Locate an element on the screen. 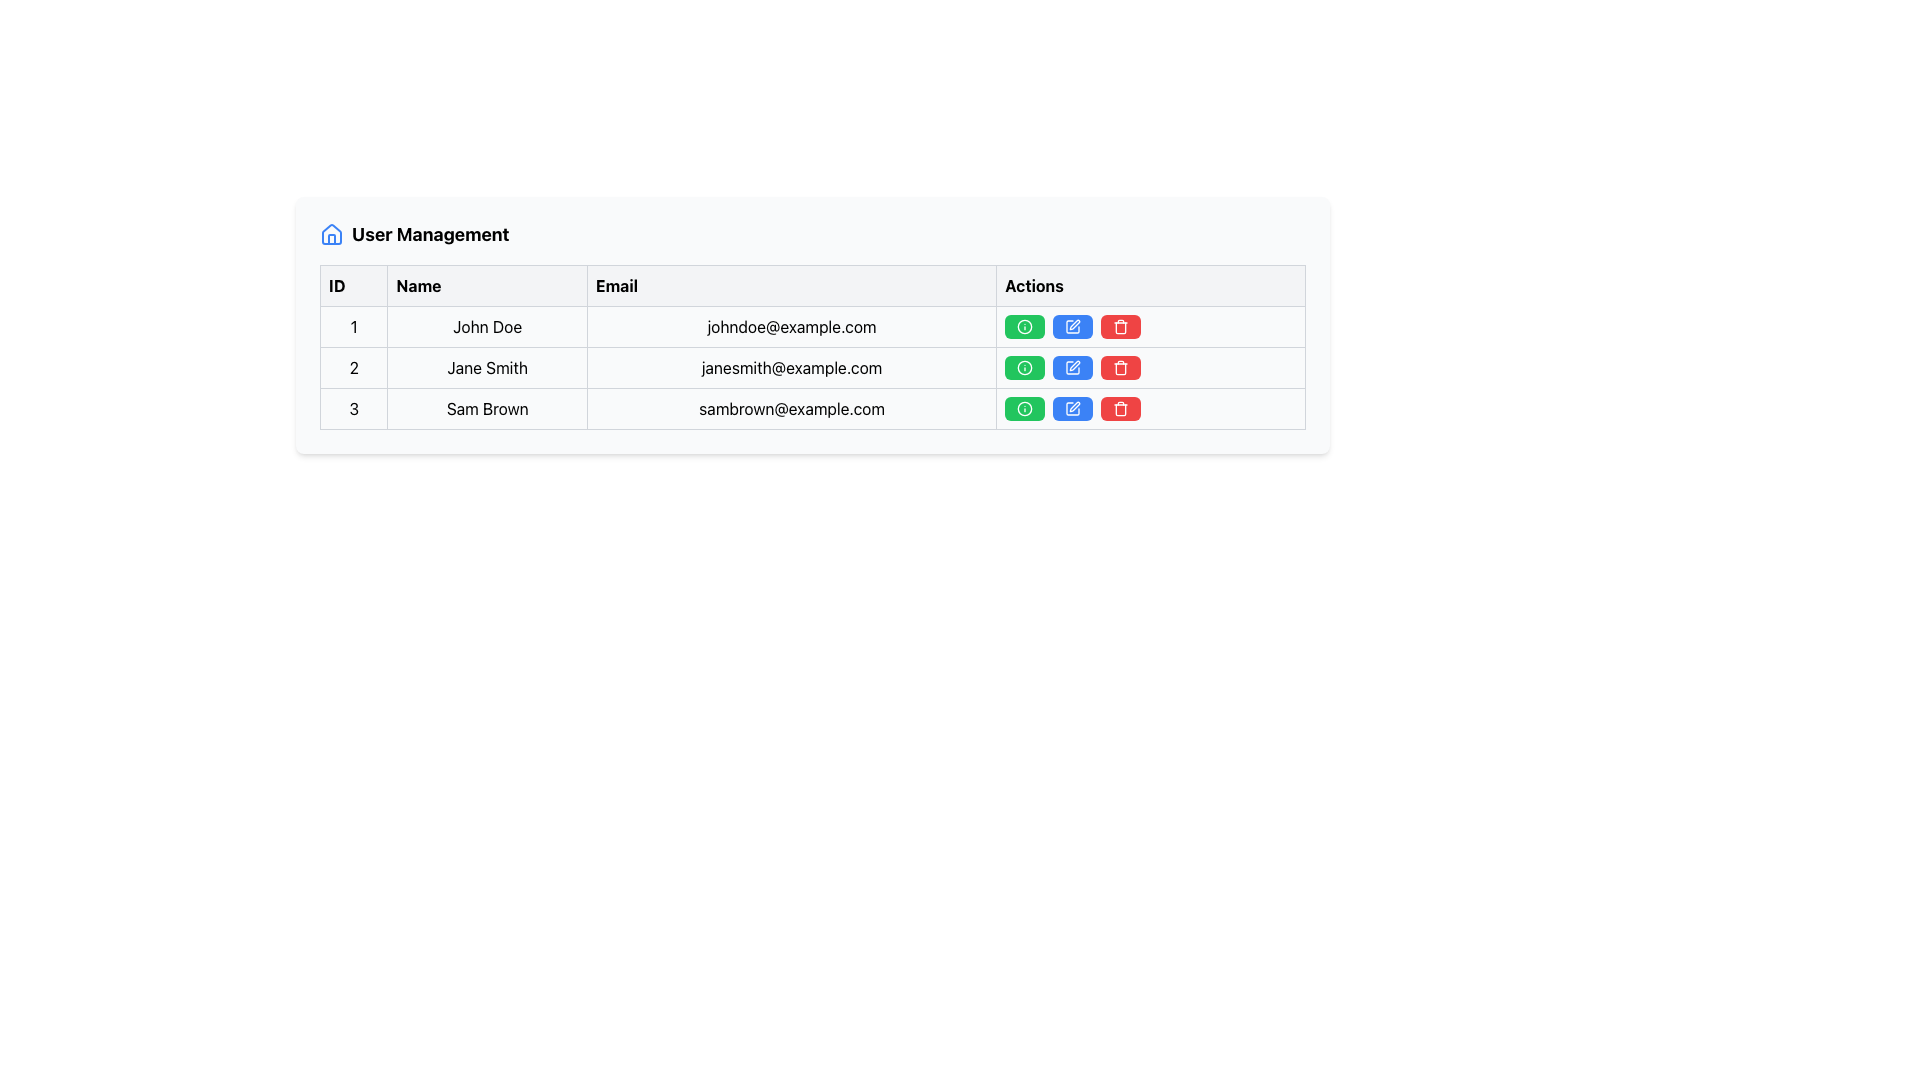 The width and height of the screenshot is (1920, 1080). the delete button in the Actions column of the table is located at coordinates (1121, 407).